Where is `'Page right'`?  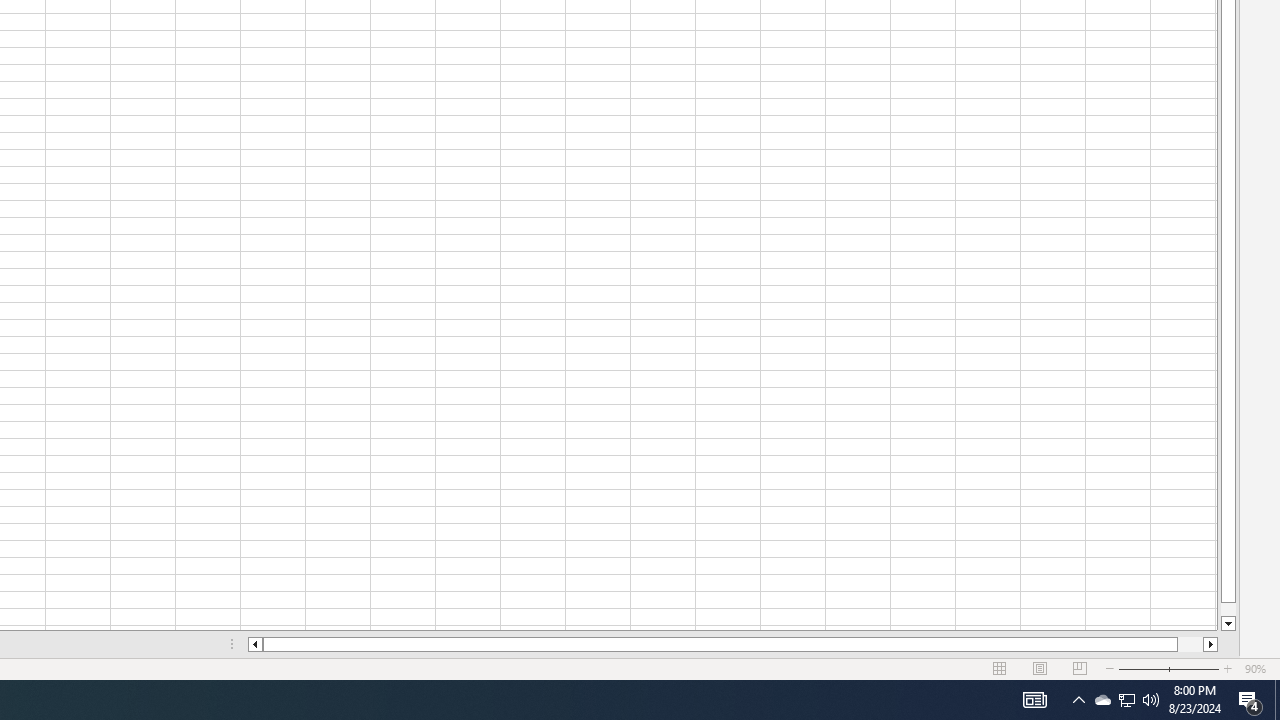
'Page right' is located at coordinates (1190, 644).